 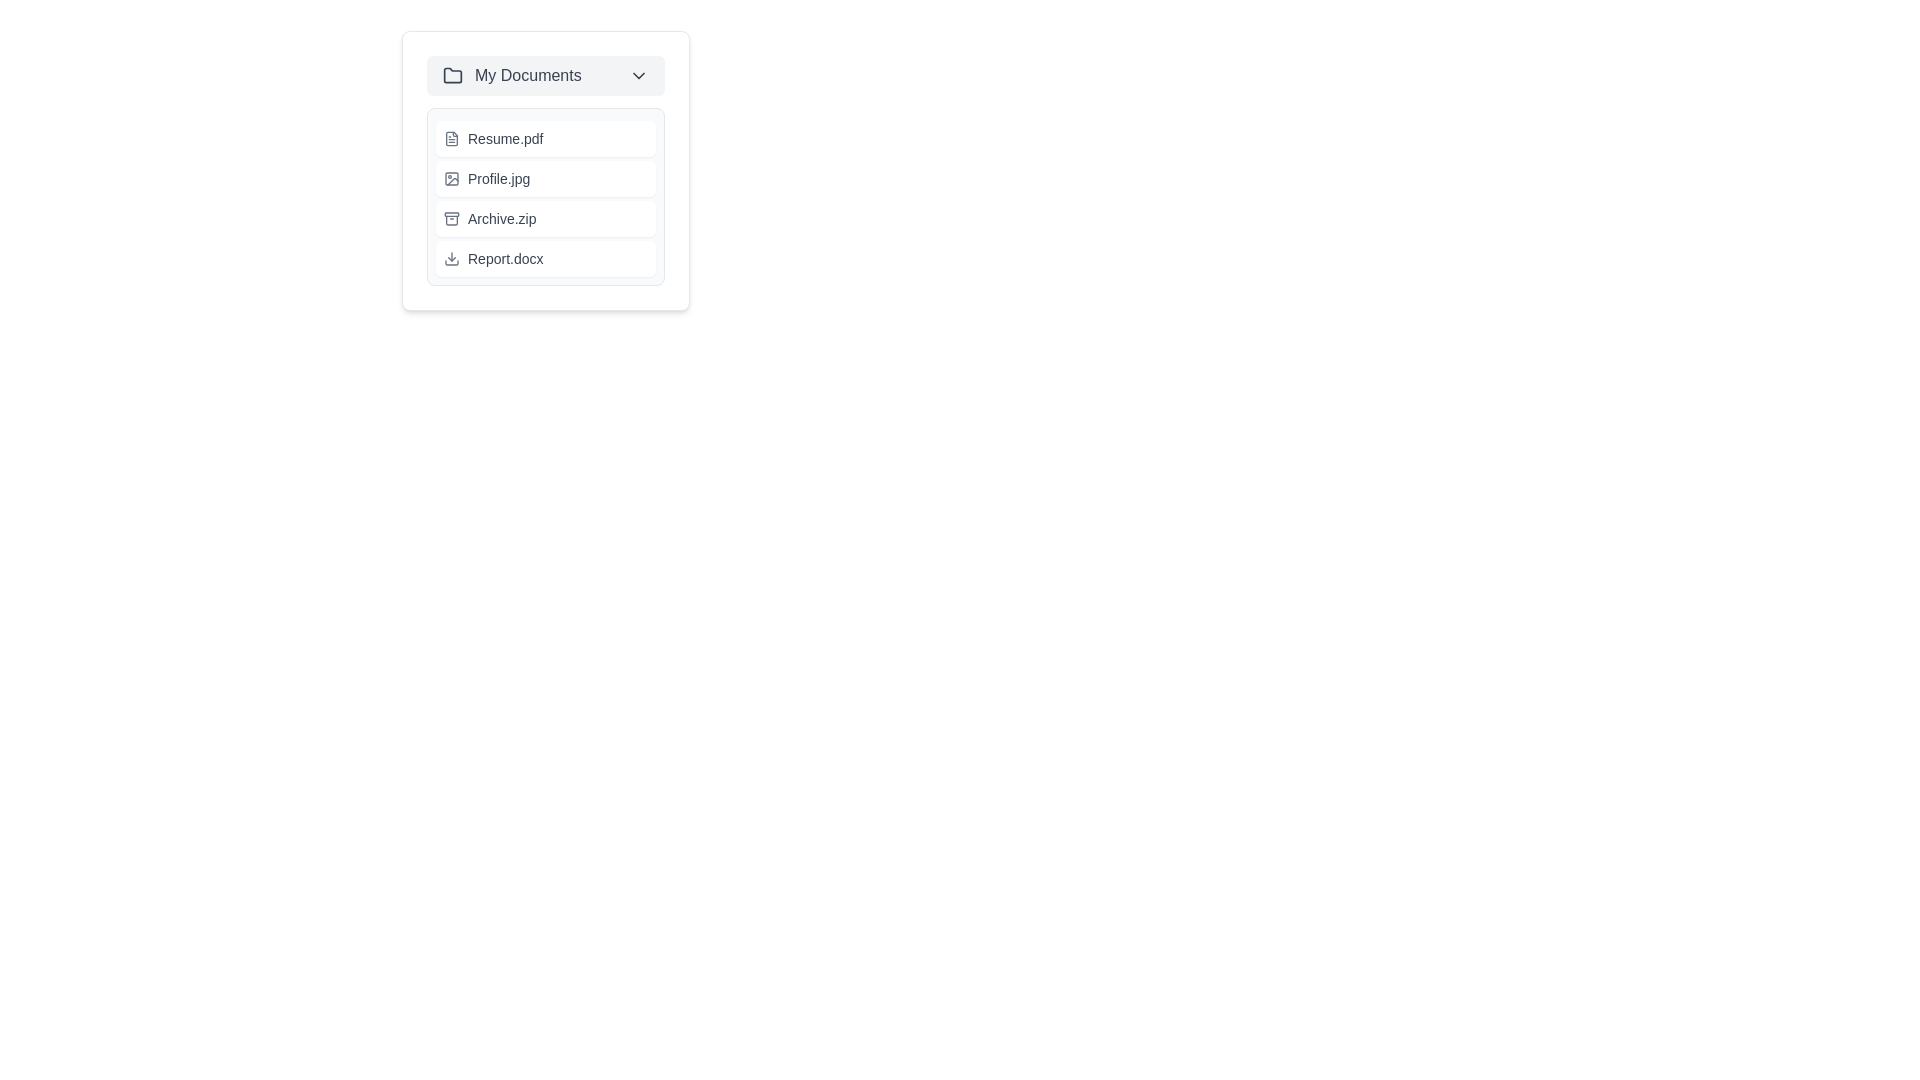 What do you see at coordinates (546, 75) in the screenshot?
I see `the dropdown toggle button labeled 'My Documents'` at bounding box center [546, 75].